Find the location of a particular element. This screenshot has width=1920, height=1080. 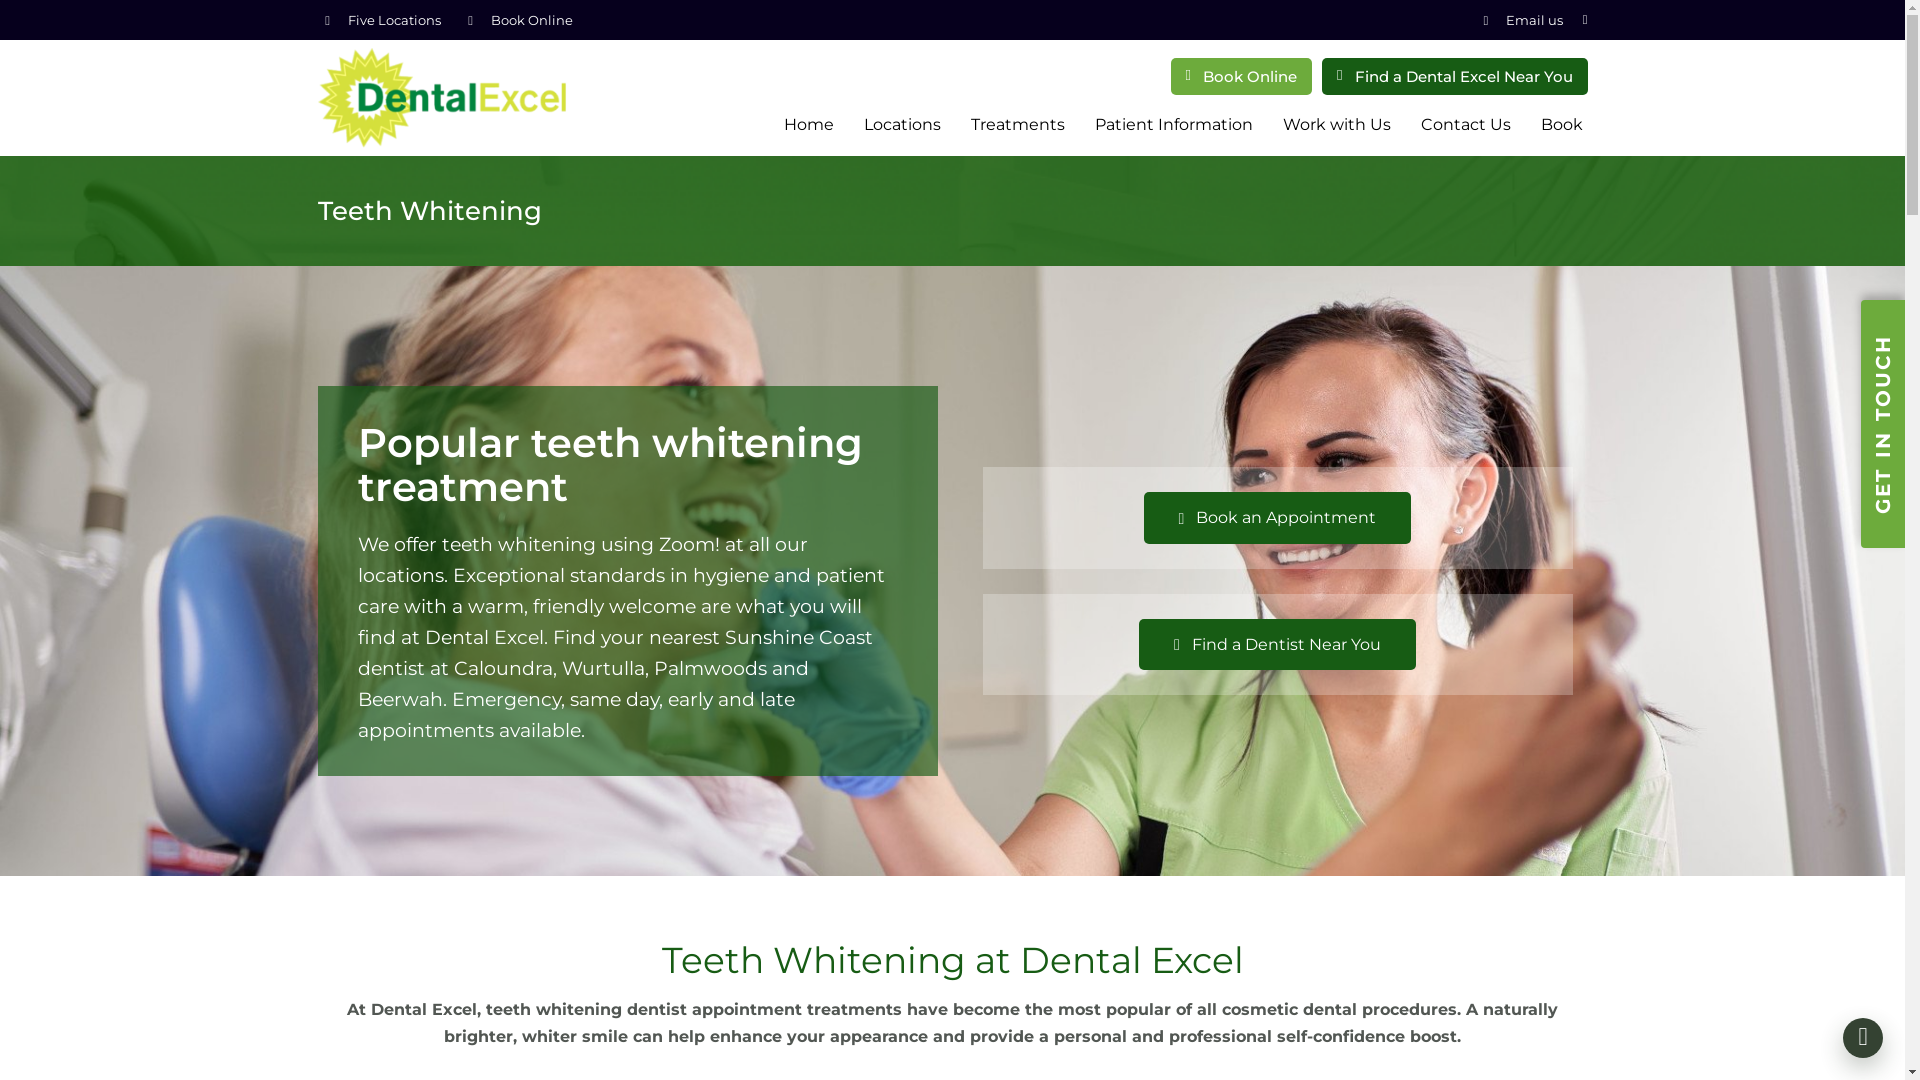

'Book Online' is located at coordinates (531, 19).